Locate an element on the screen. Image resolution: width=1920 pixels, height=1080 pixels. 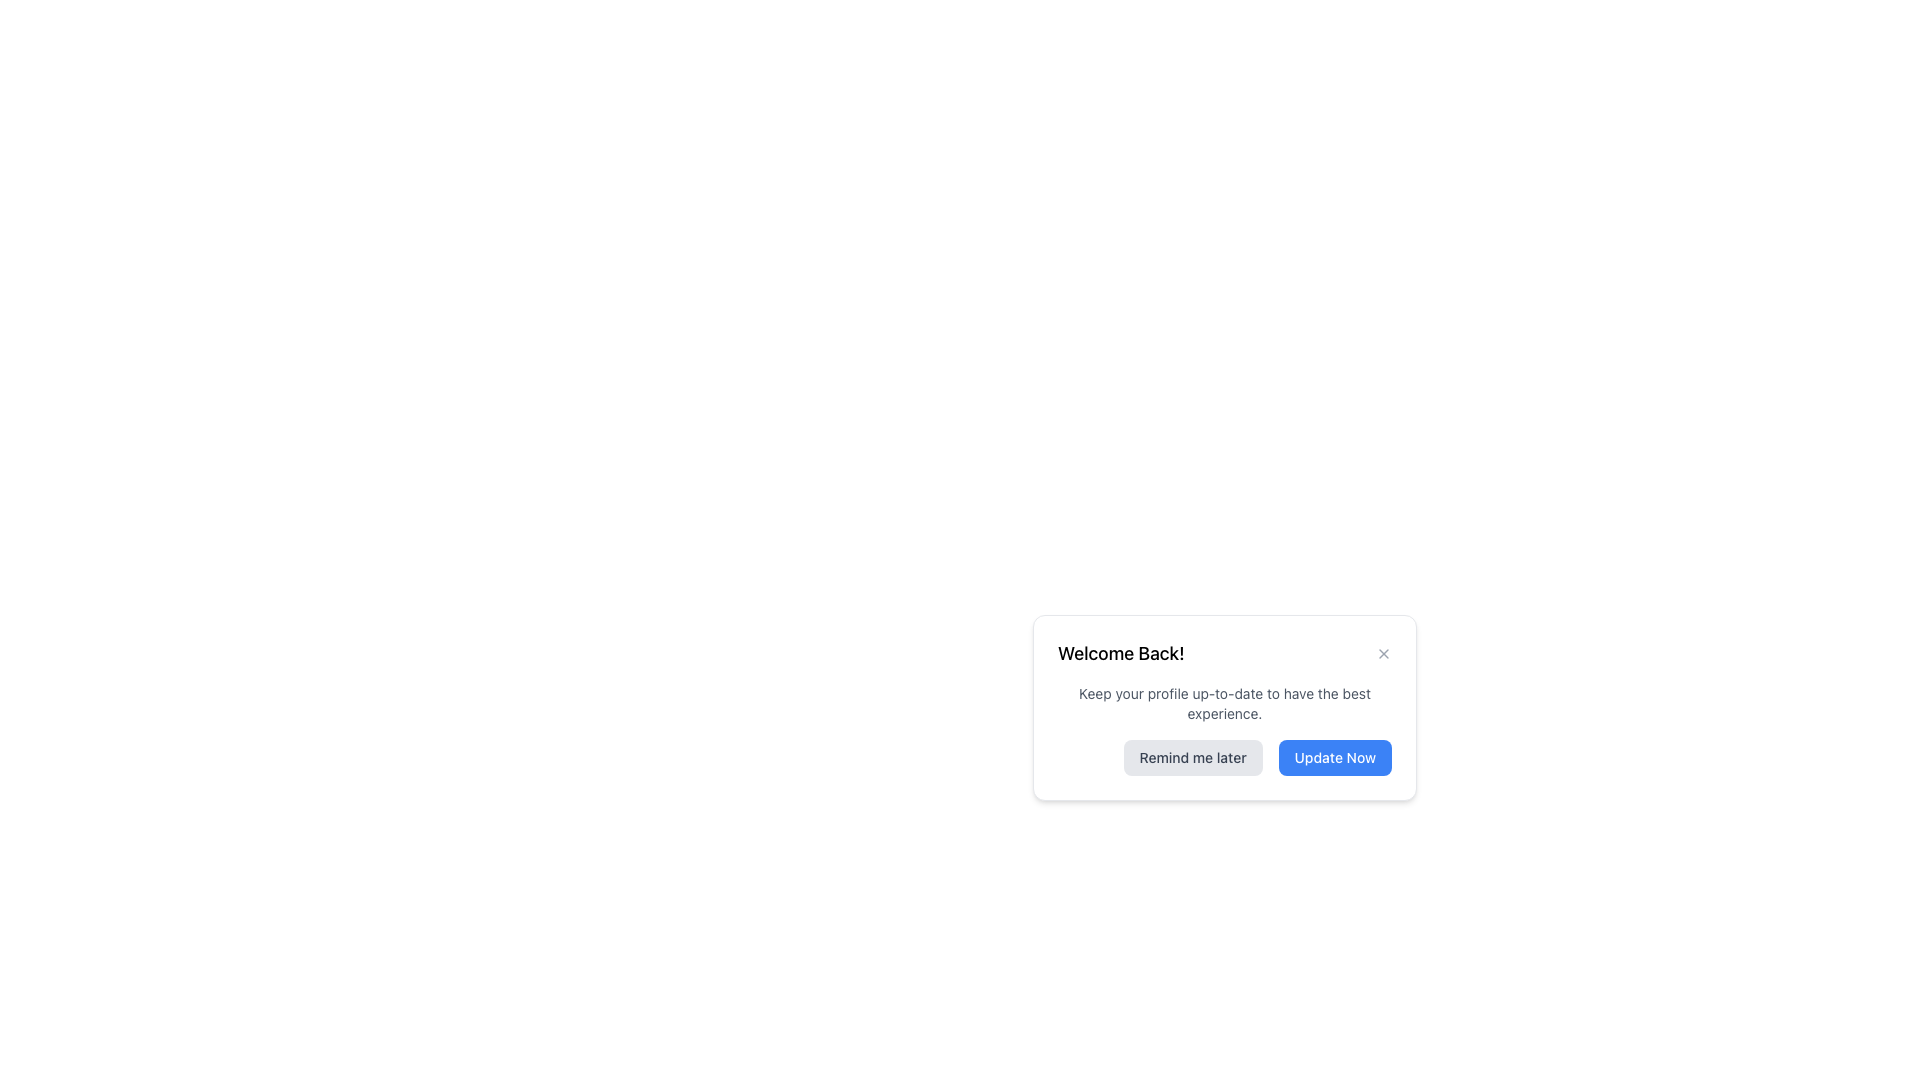
the 'Remind me later' button with a gray background located at the bottom left of the modal dialog is located at coordinates (1223, 771).